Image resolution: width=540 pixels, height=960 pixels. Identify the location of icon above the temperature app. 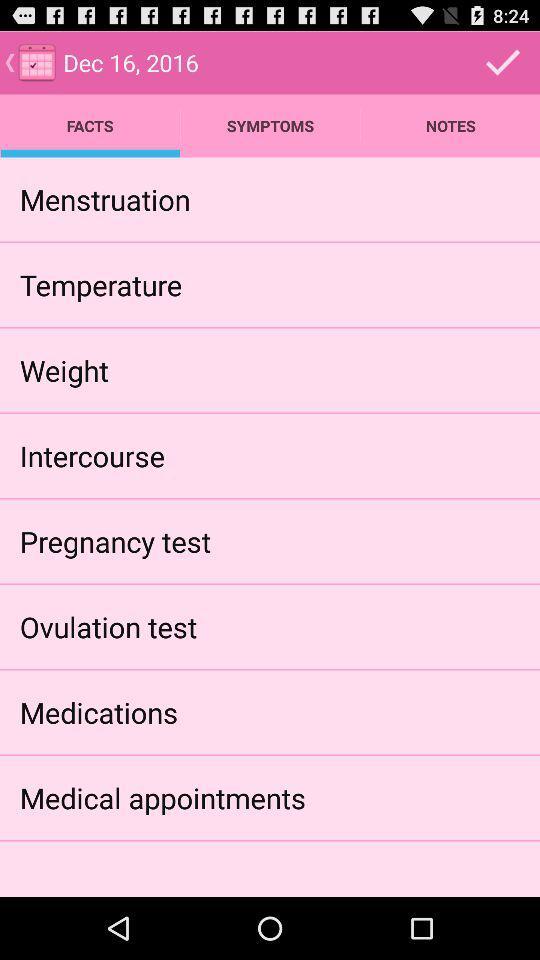
(105, 199).